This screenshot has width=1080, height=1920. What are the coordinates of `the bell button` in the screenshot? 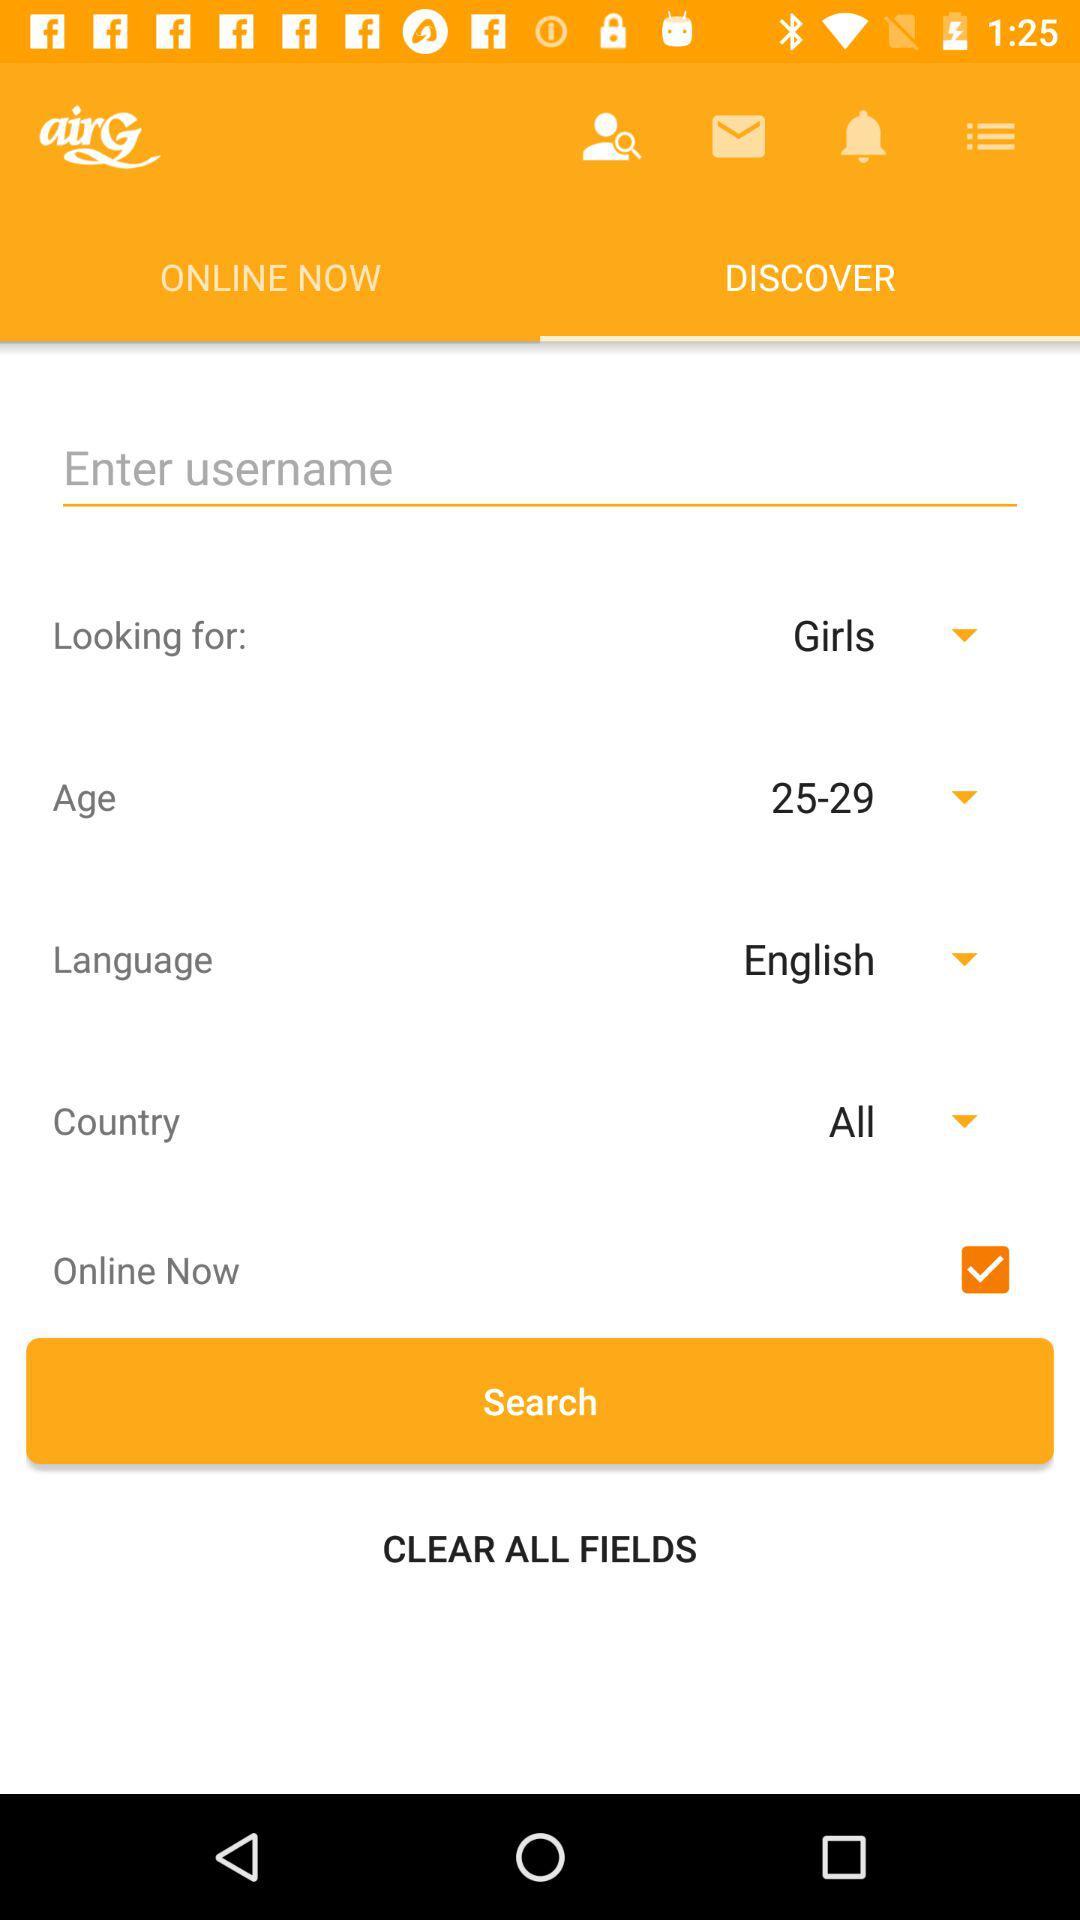 It's located at (863, 136).